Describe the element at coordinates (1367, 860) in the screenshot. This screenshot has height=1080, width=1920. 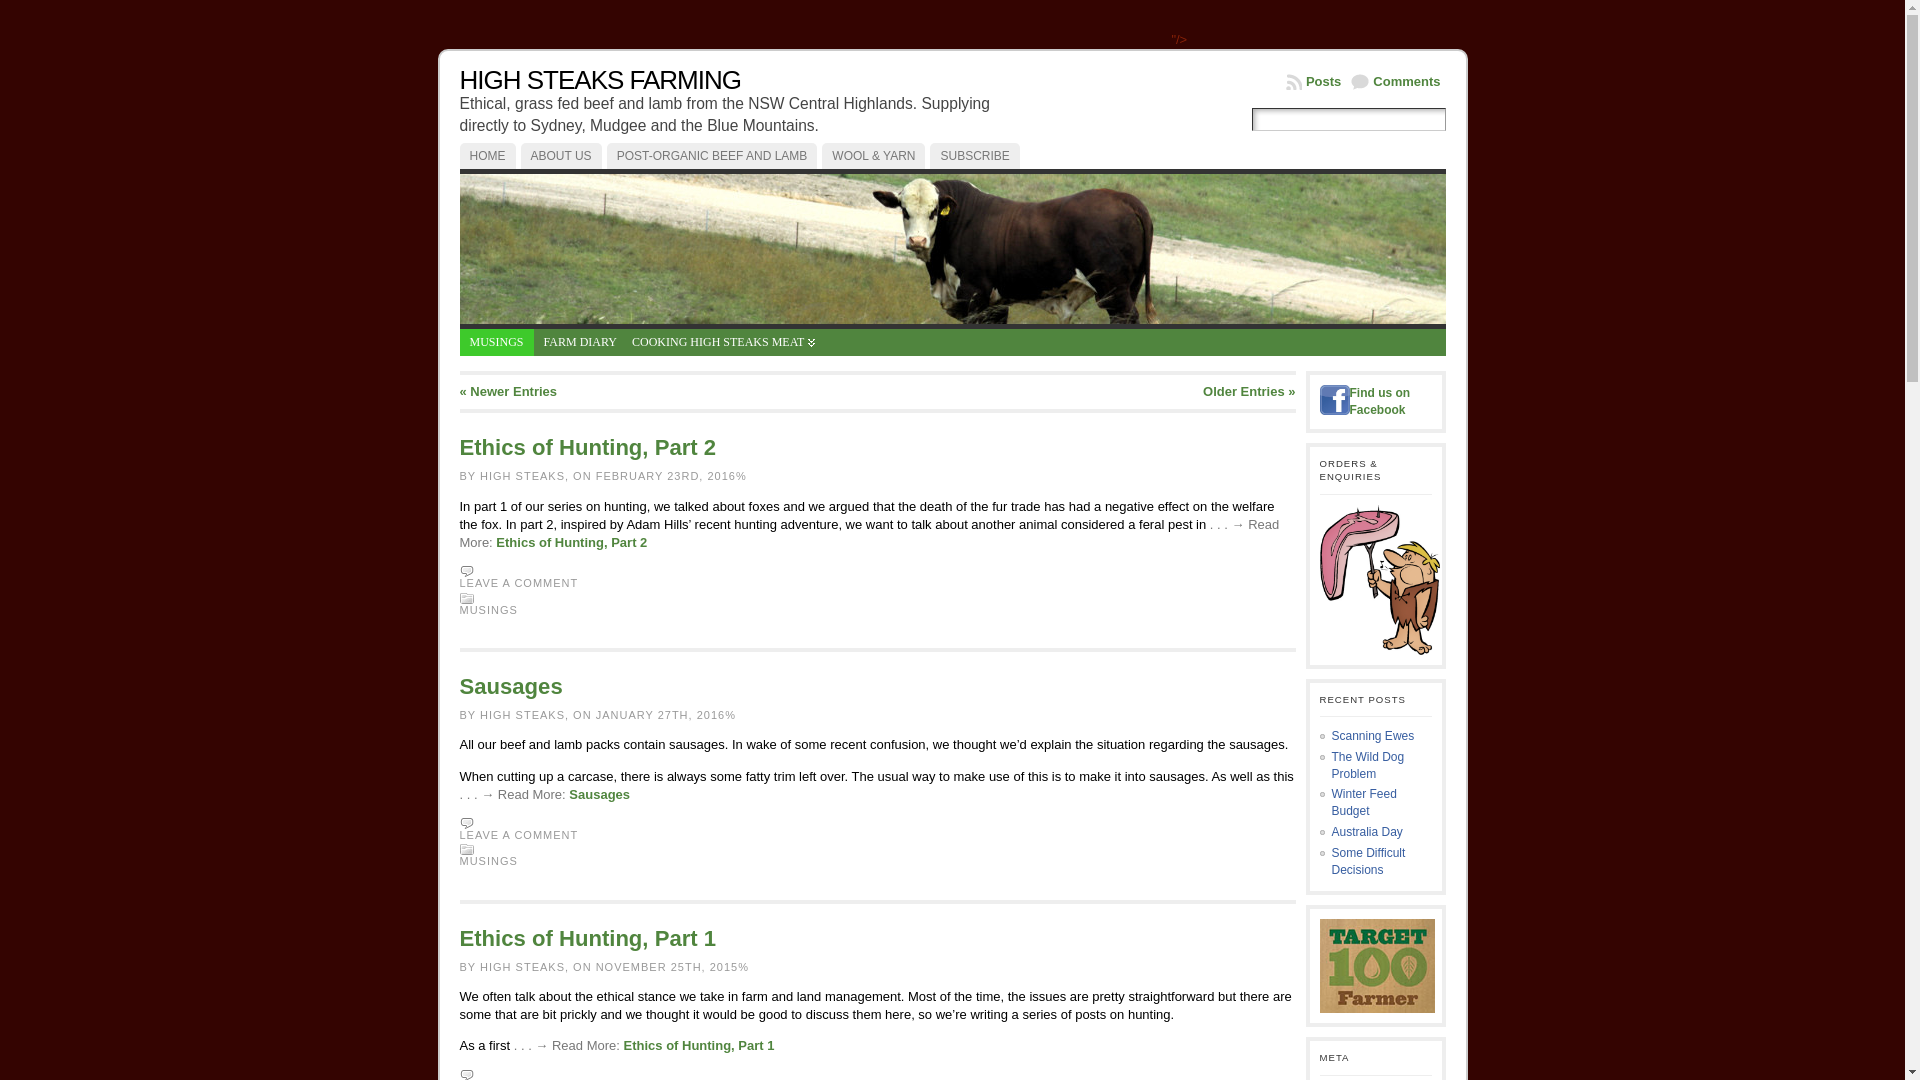
I see `'Some Difficult Decisions'` at that location.